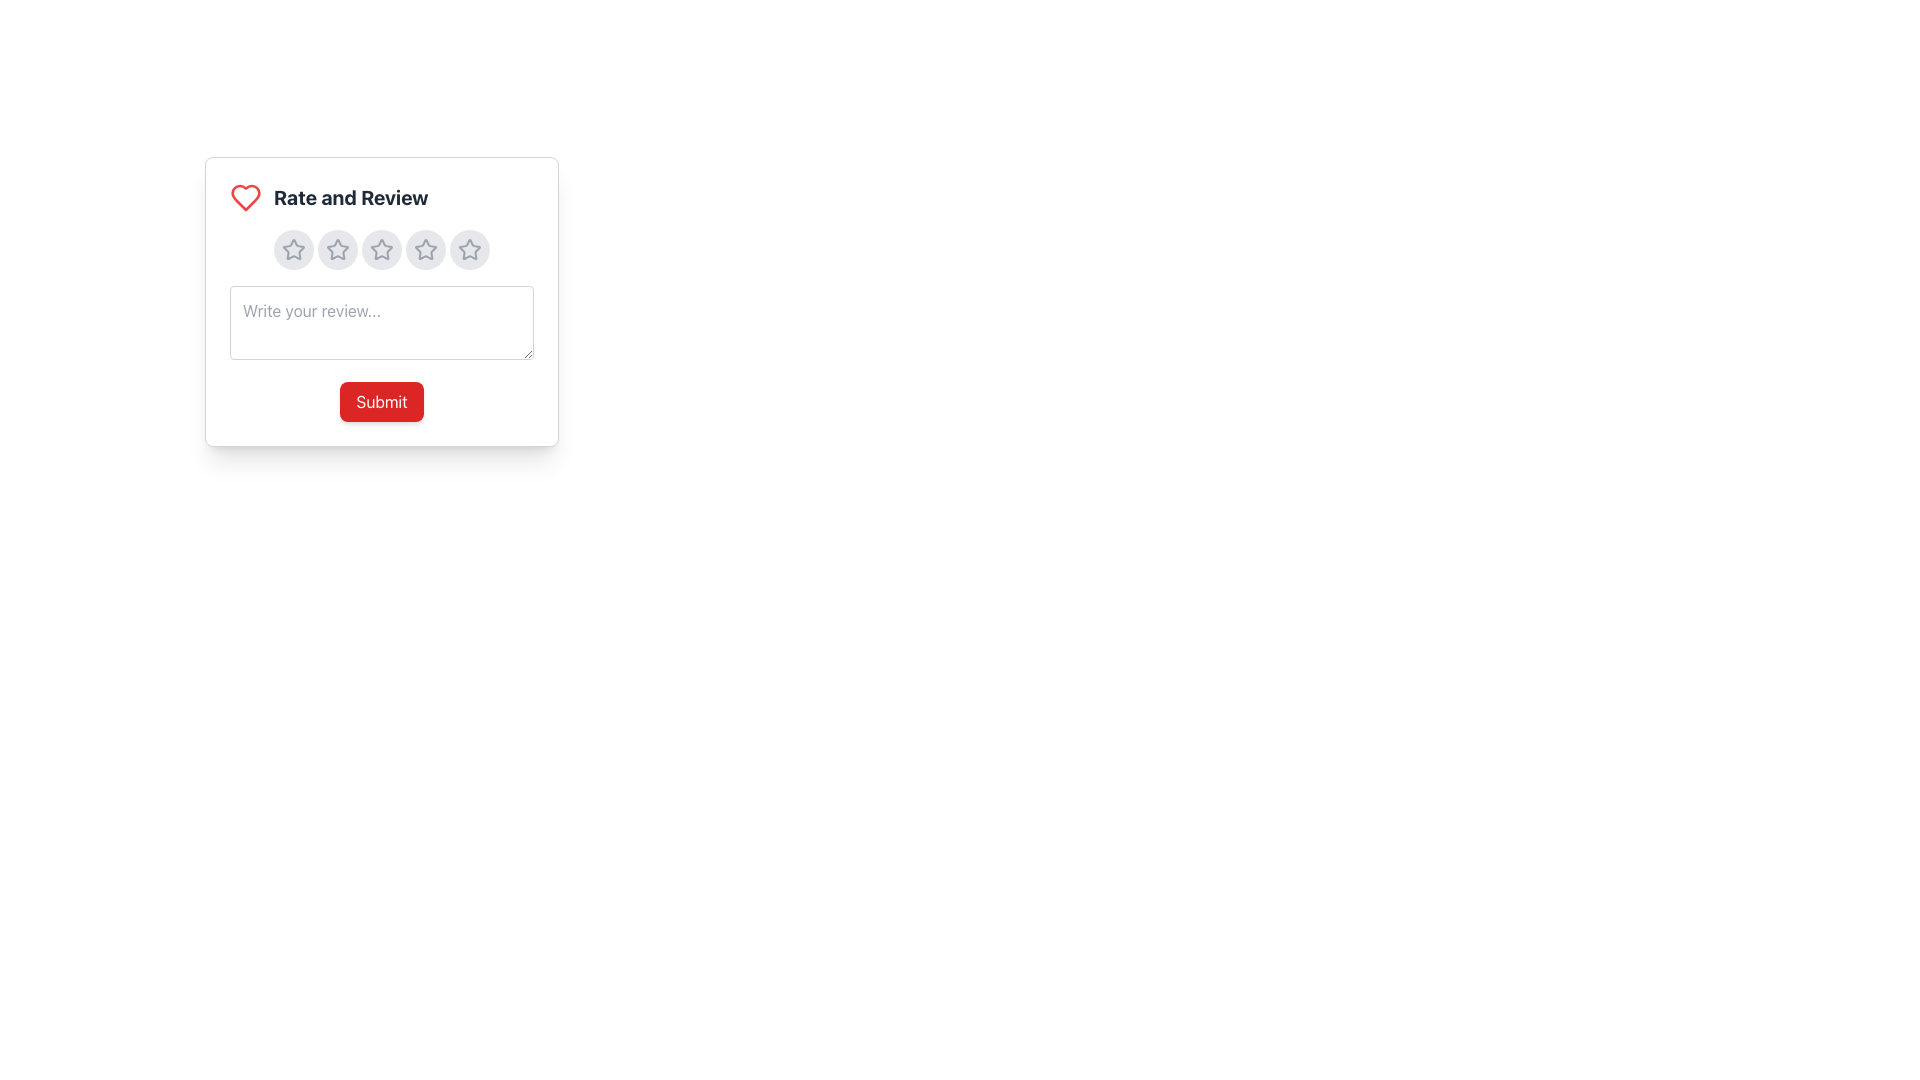 The width and height of the screenshot is (1920, 1080). Describe the element at coordinates (469, 249) in the screenshot. I see `the fifth rating star icon in the rating section below the 'Rate and Review' heading` at that location.